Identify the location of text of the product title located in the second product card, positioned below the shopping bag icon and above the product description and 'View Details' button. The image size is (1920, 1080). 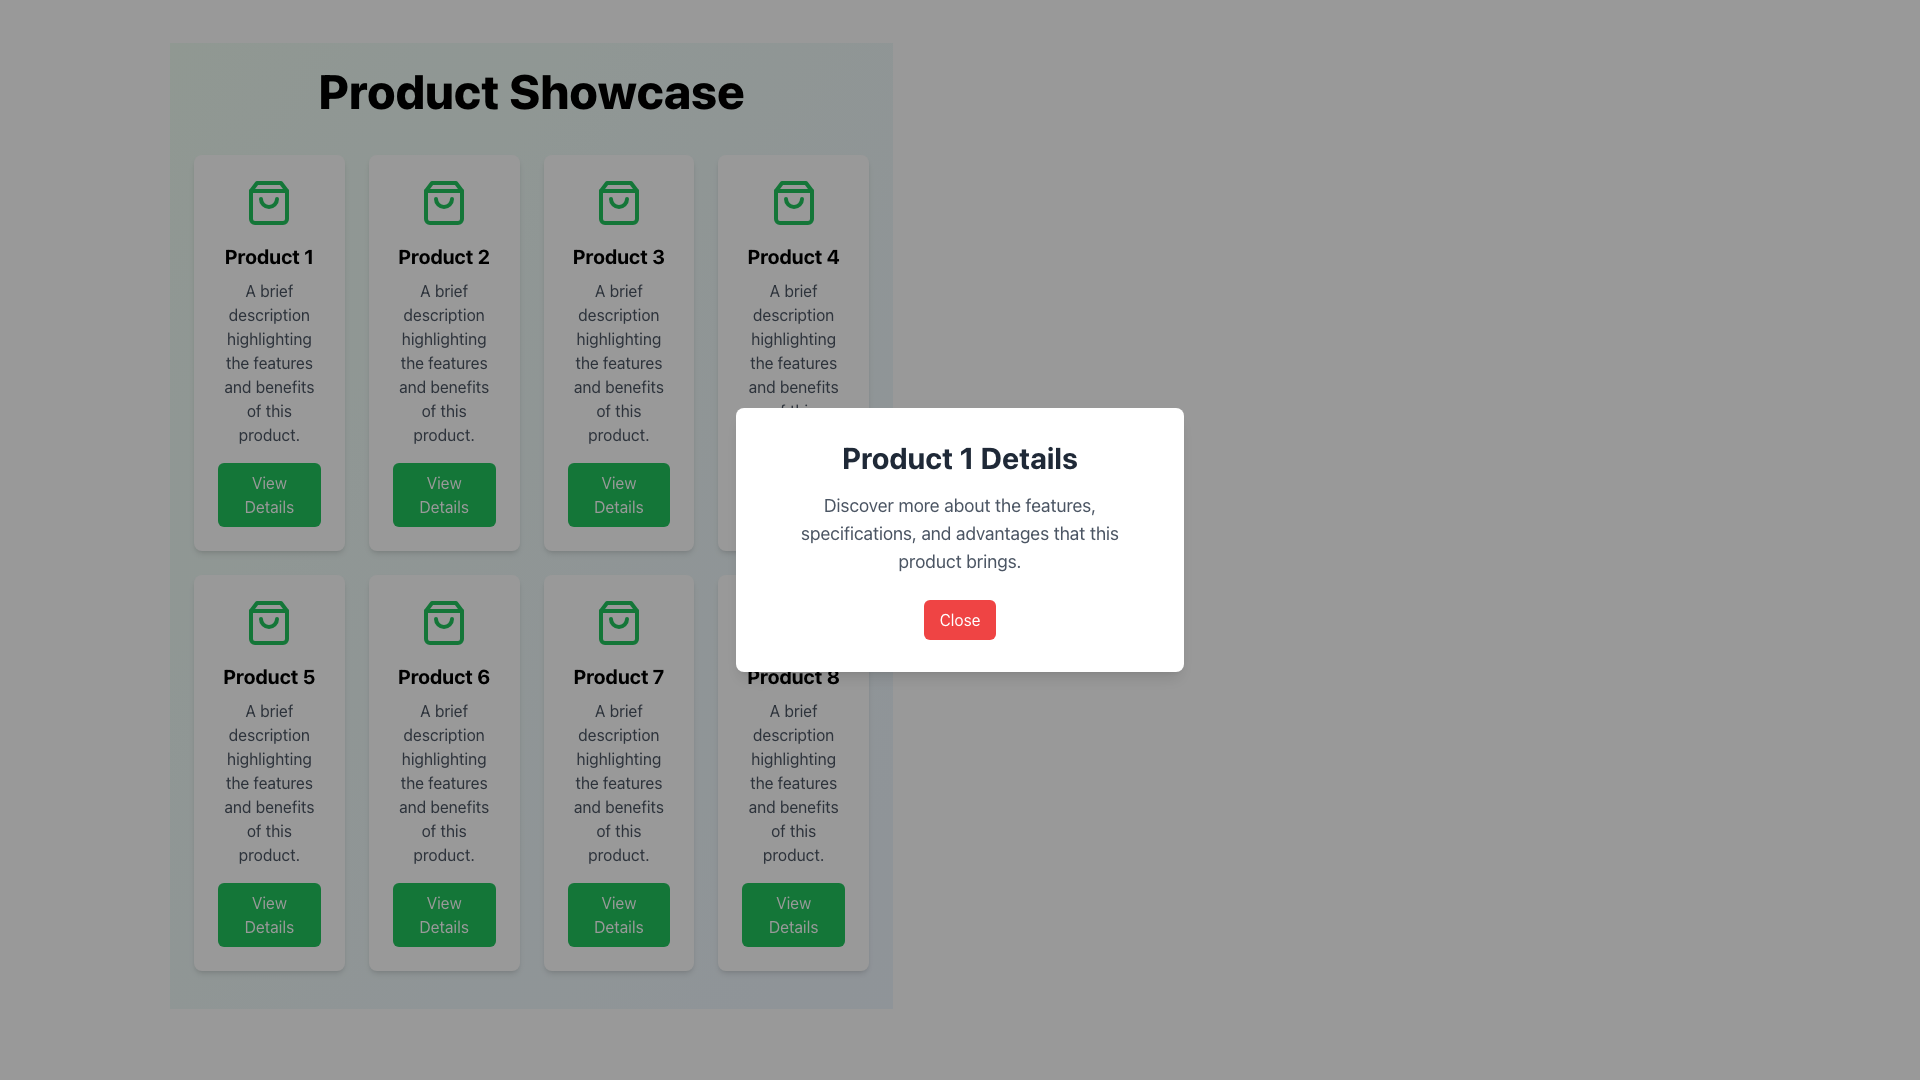
(443, 256).